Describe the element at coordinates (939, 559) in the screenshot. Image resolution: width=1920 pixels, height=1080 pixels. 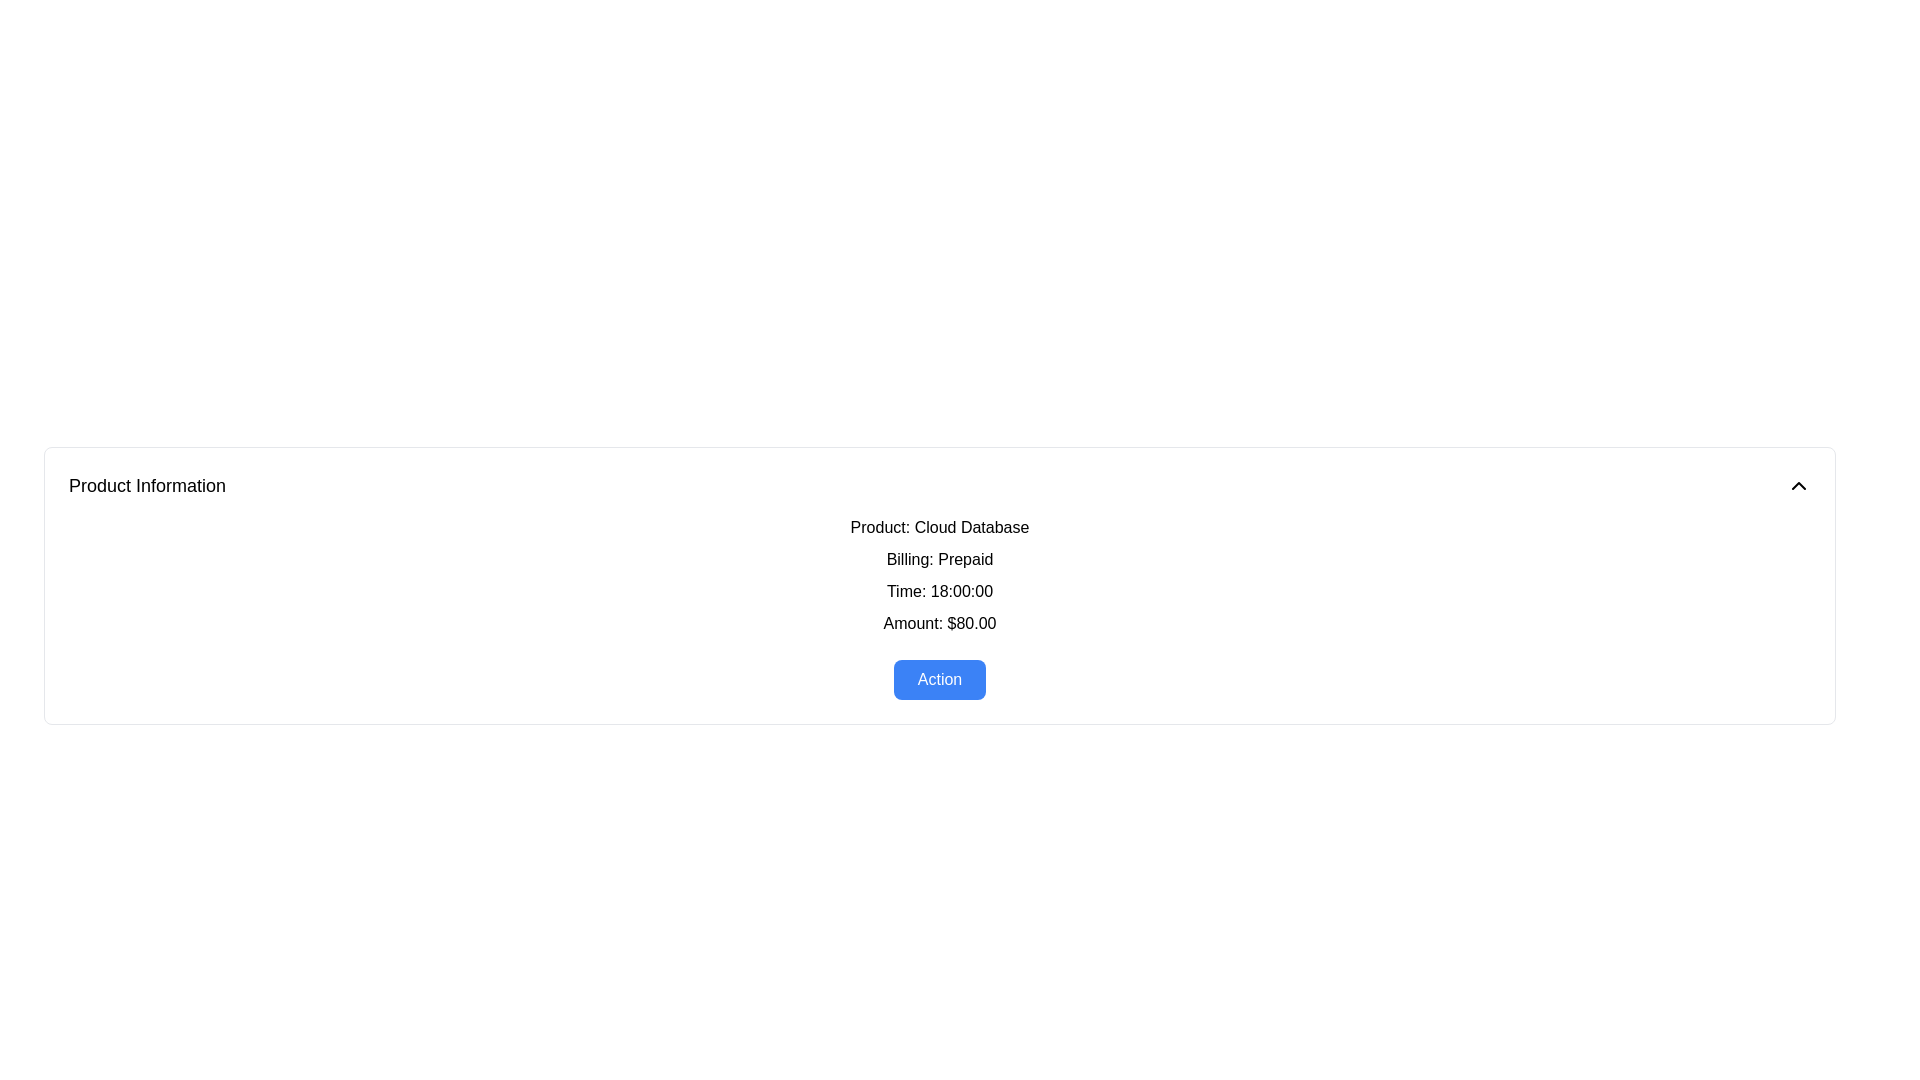
I see `the non-interactive text label indicating the billing type 'Prepaid', which is located under the 'Product: Cloud Database' section` at that location.